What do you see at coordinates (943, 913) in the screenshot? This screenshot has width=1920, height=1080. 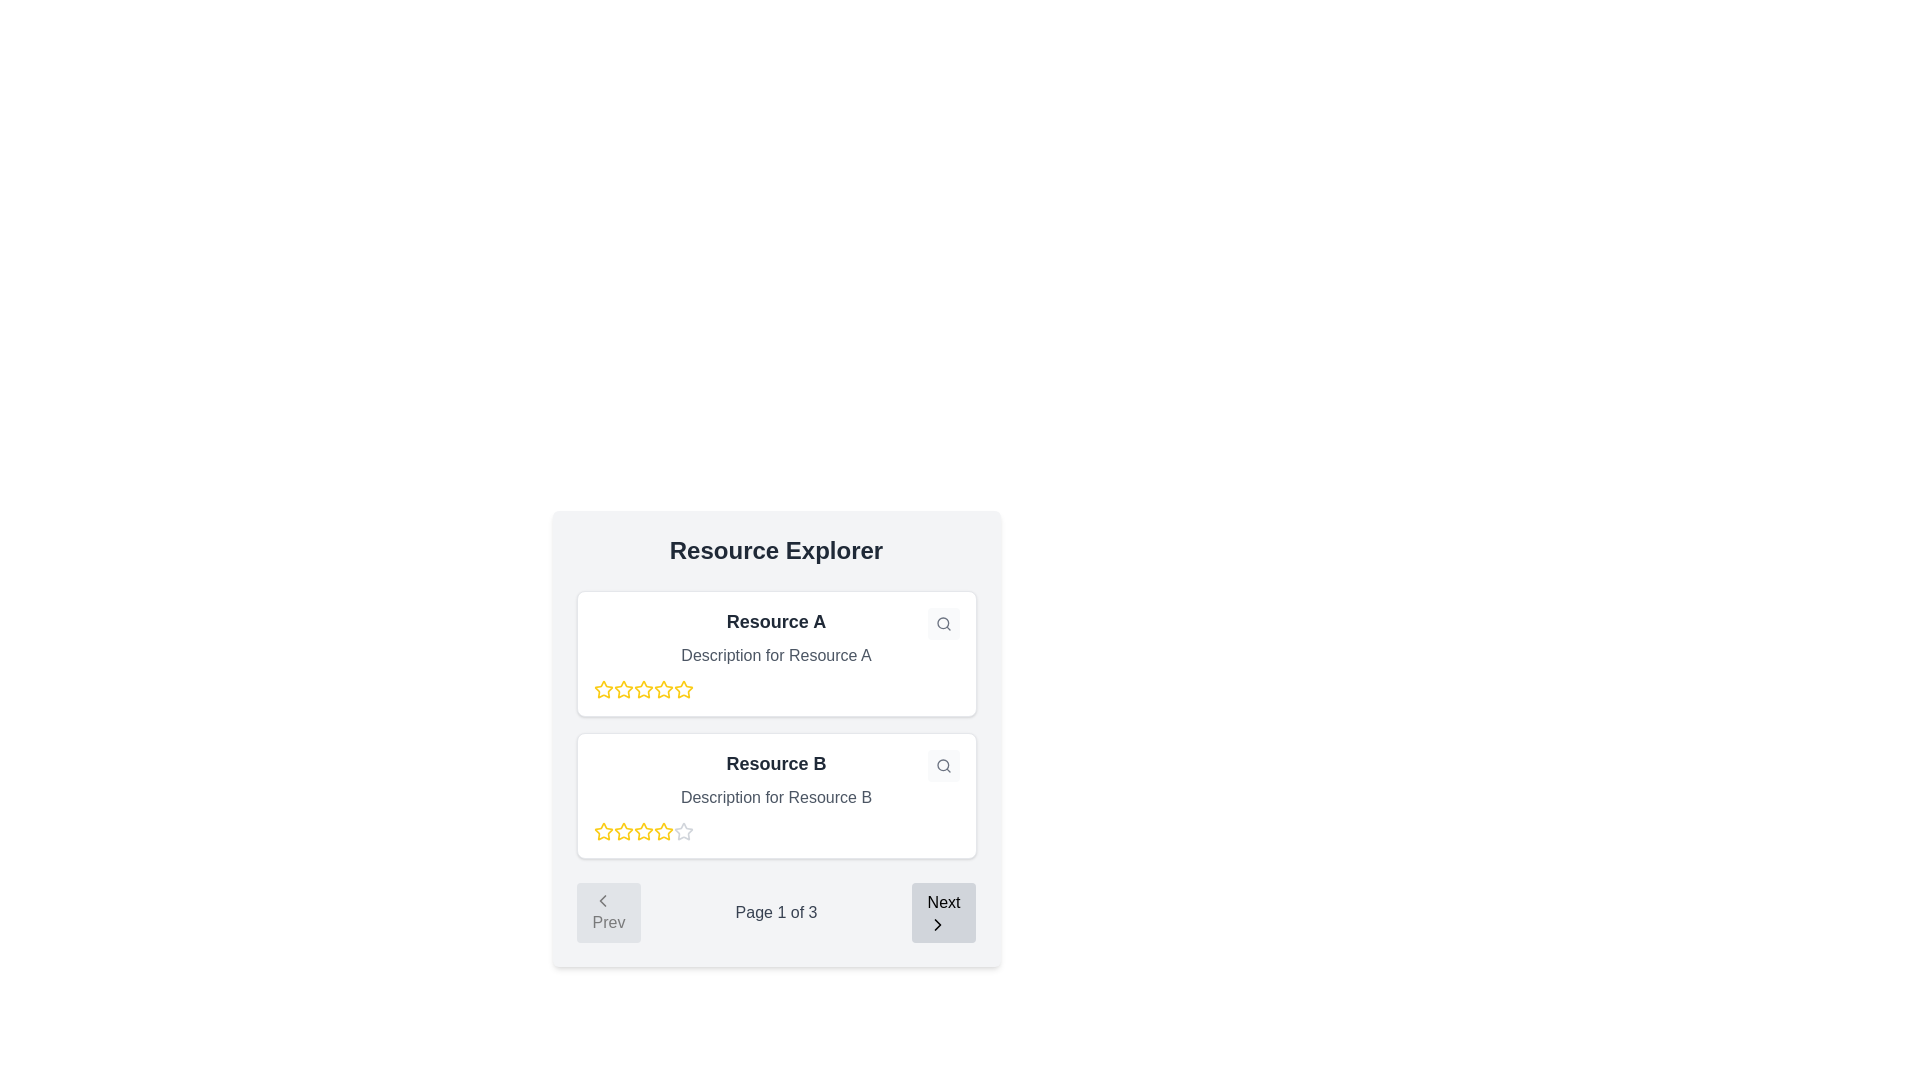 I see `the 'Next' button, which is a rectangular button with a gray background and a chevron icon, to observe visual feedback` at bounding box center [943, 913].